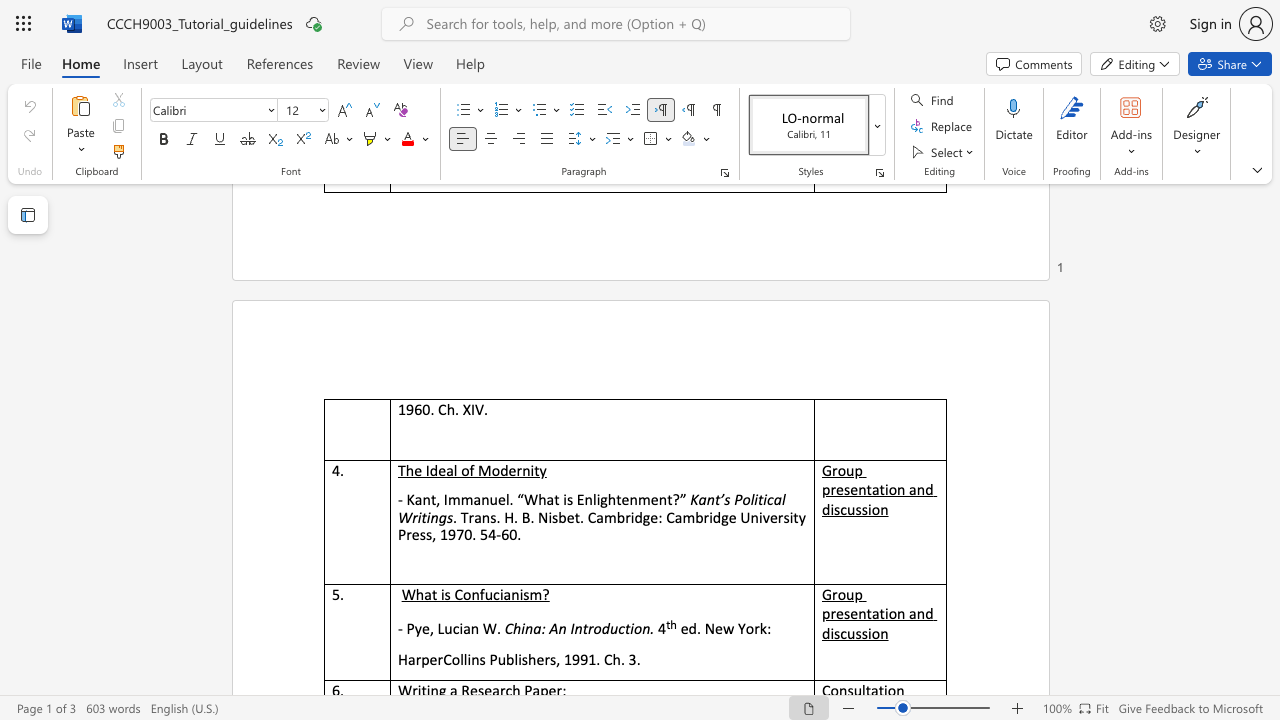  What do you see at coordinates (437, 516) in the screenshot?
I see `the subset text "gs" within the text "Kant’s Political Writings"` at bounding box center [437, 516].